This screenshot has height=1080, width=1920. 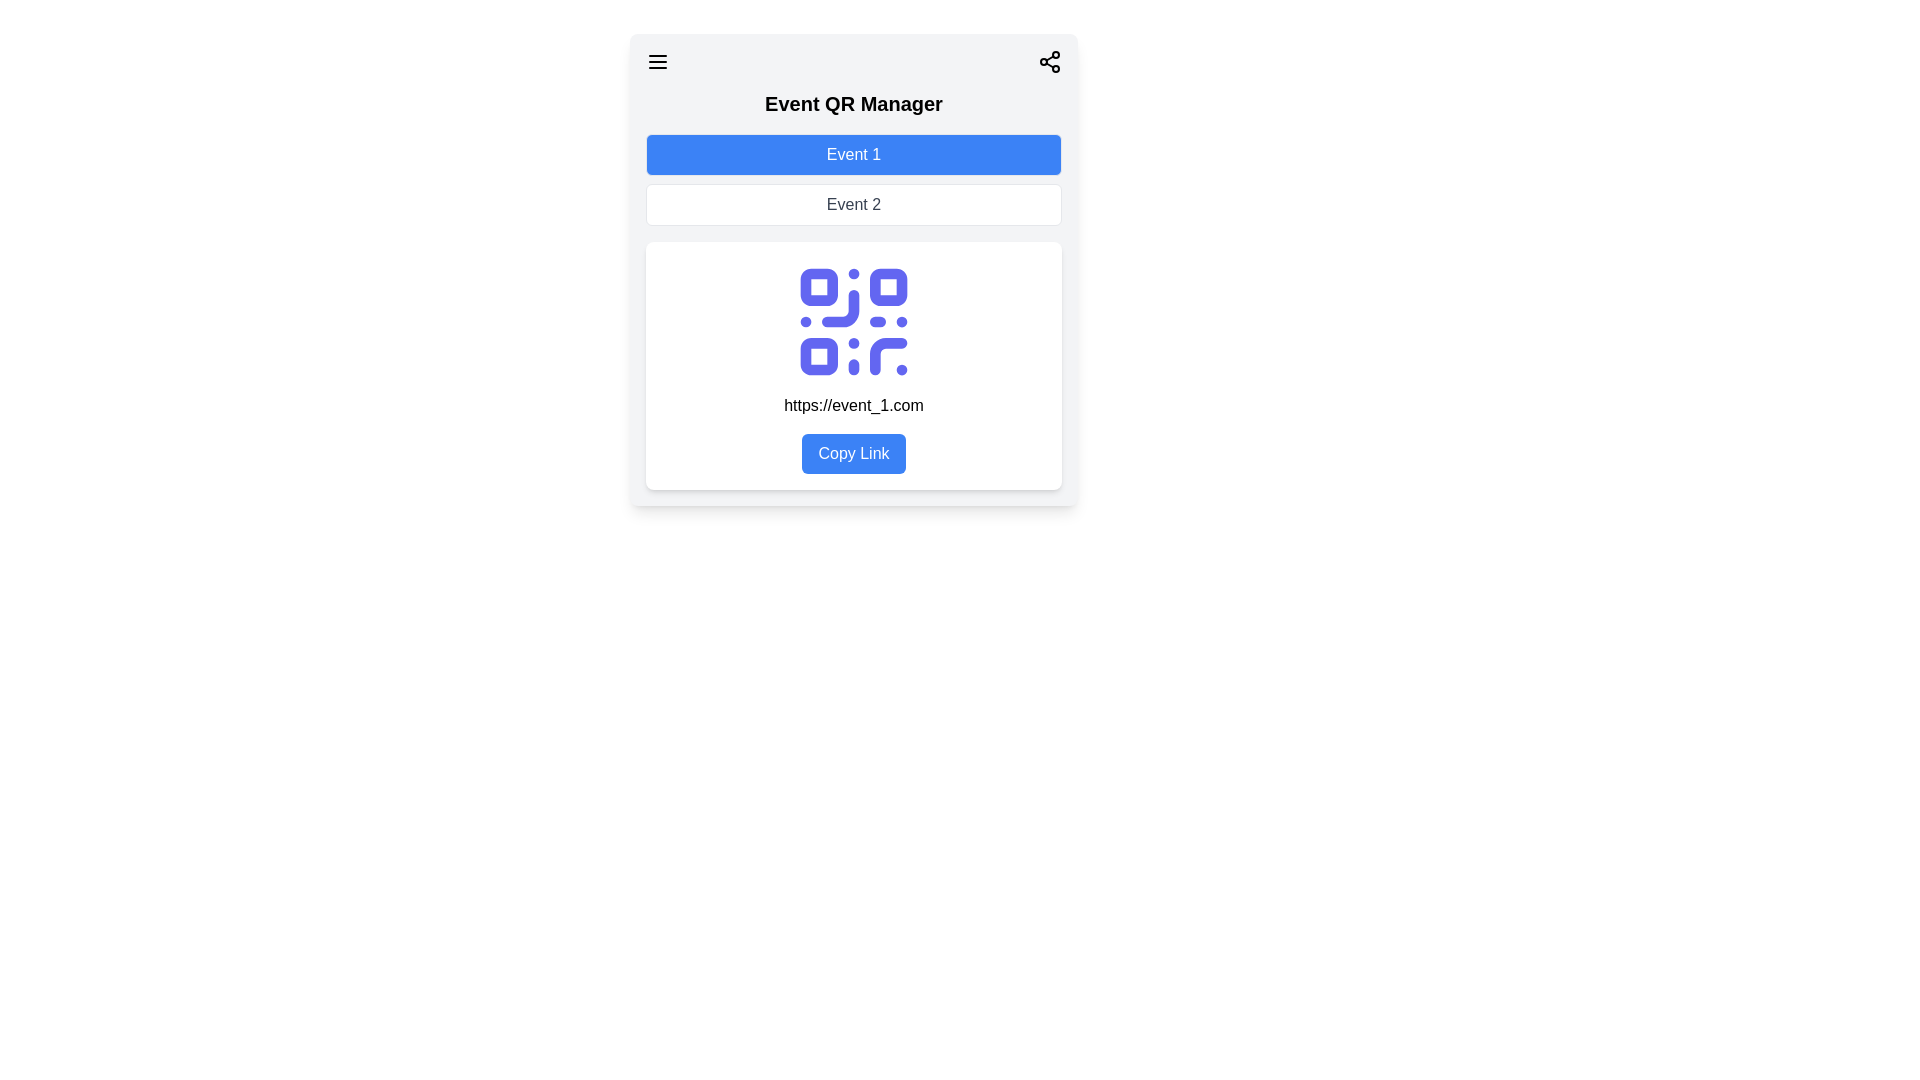 I want to click on the sharing icon resembling three connected dots to initiate a sharing action, so click(x=1049, y=60).